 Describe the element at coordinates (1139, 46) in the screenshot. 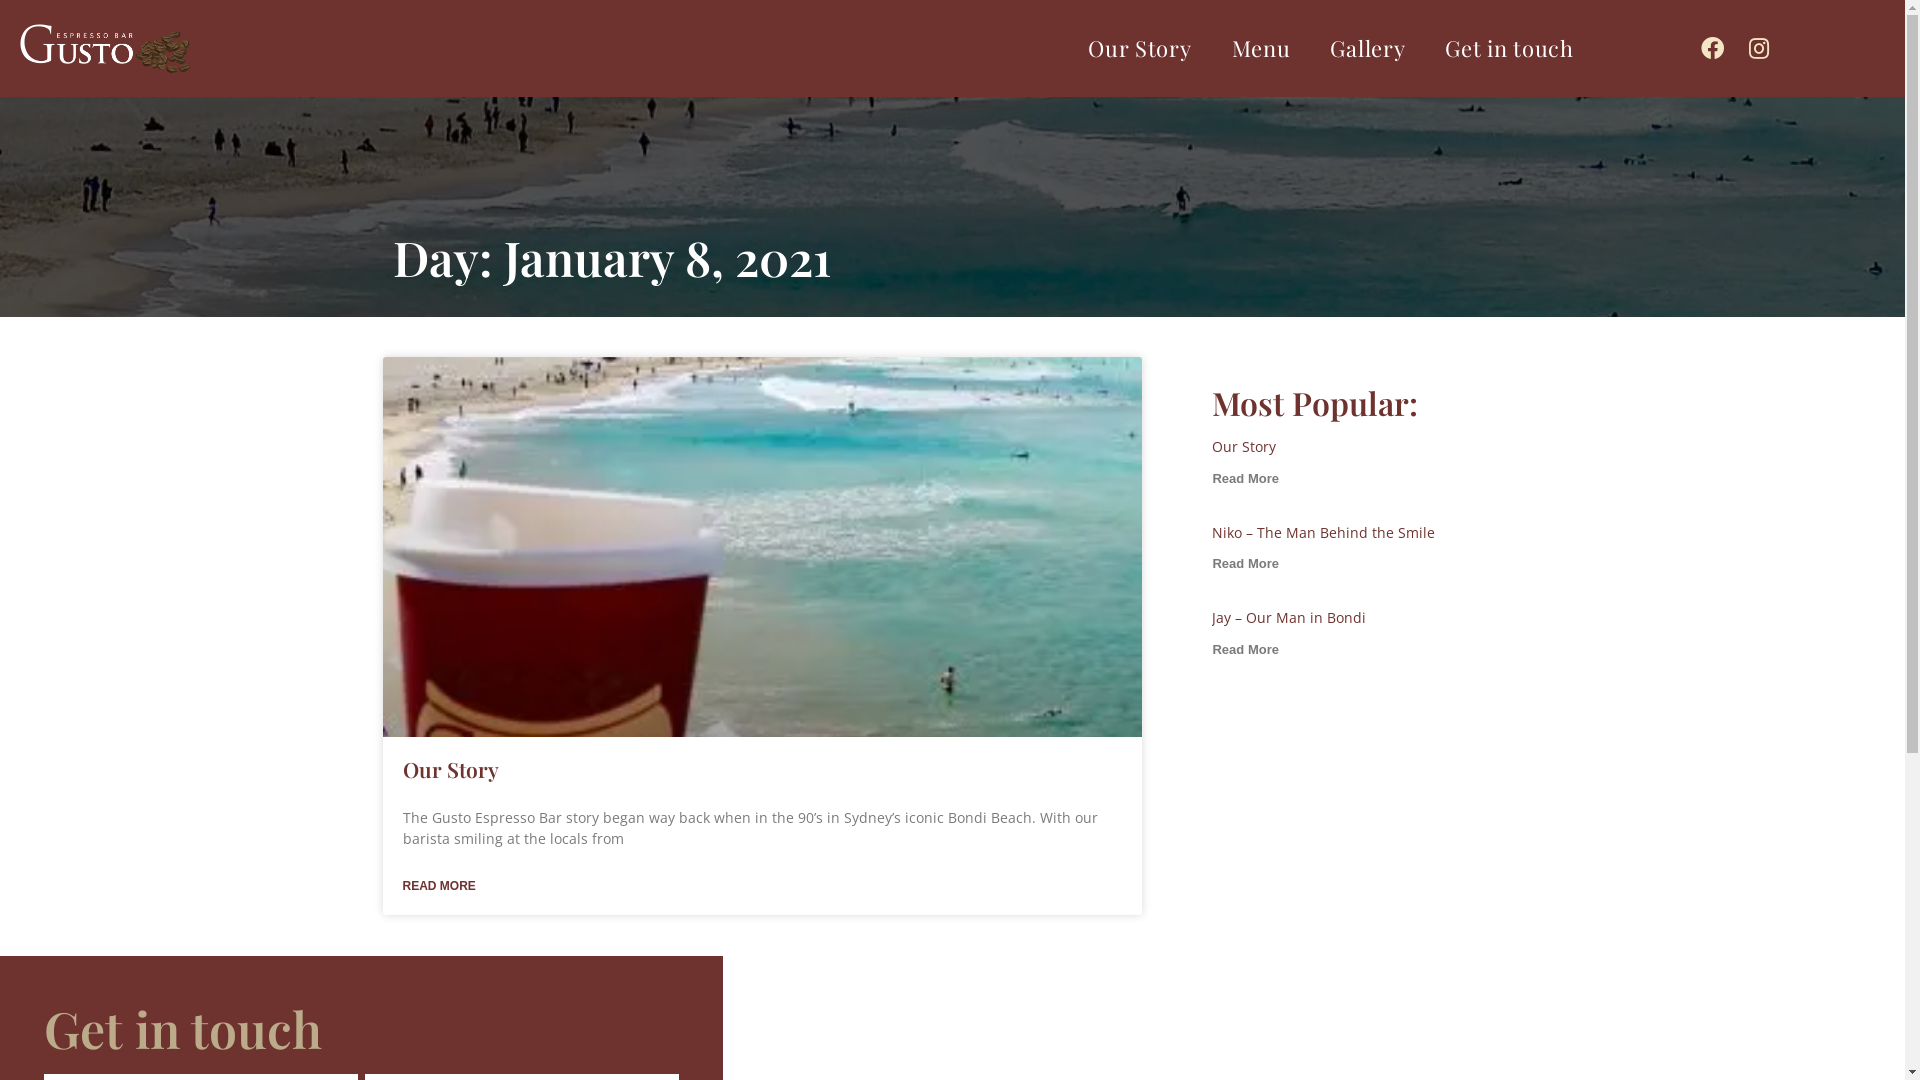

I see `'Our Story'` at that location.